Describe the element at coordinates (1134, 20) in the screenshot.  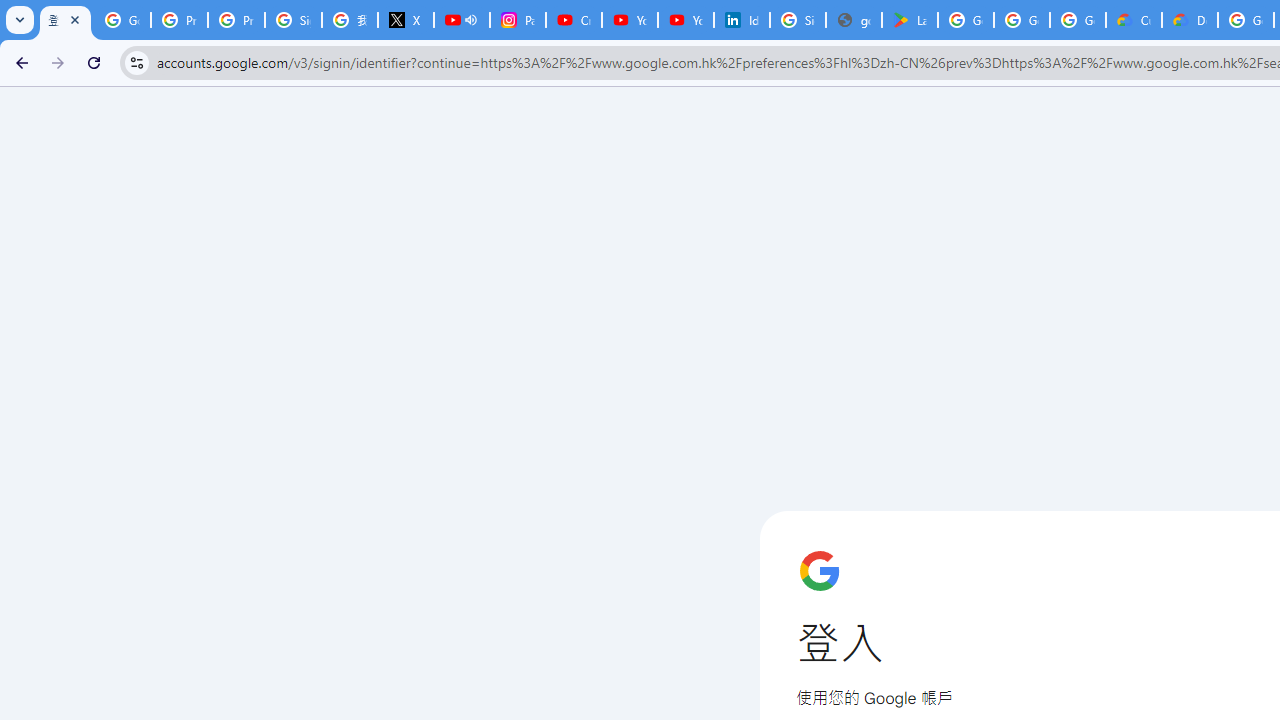
I see `'Customer Care | Google Cloud'` at that location.